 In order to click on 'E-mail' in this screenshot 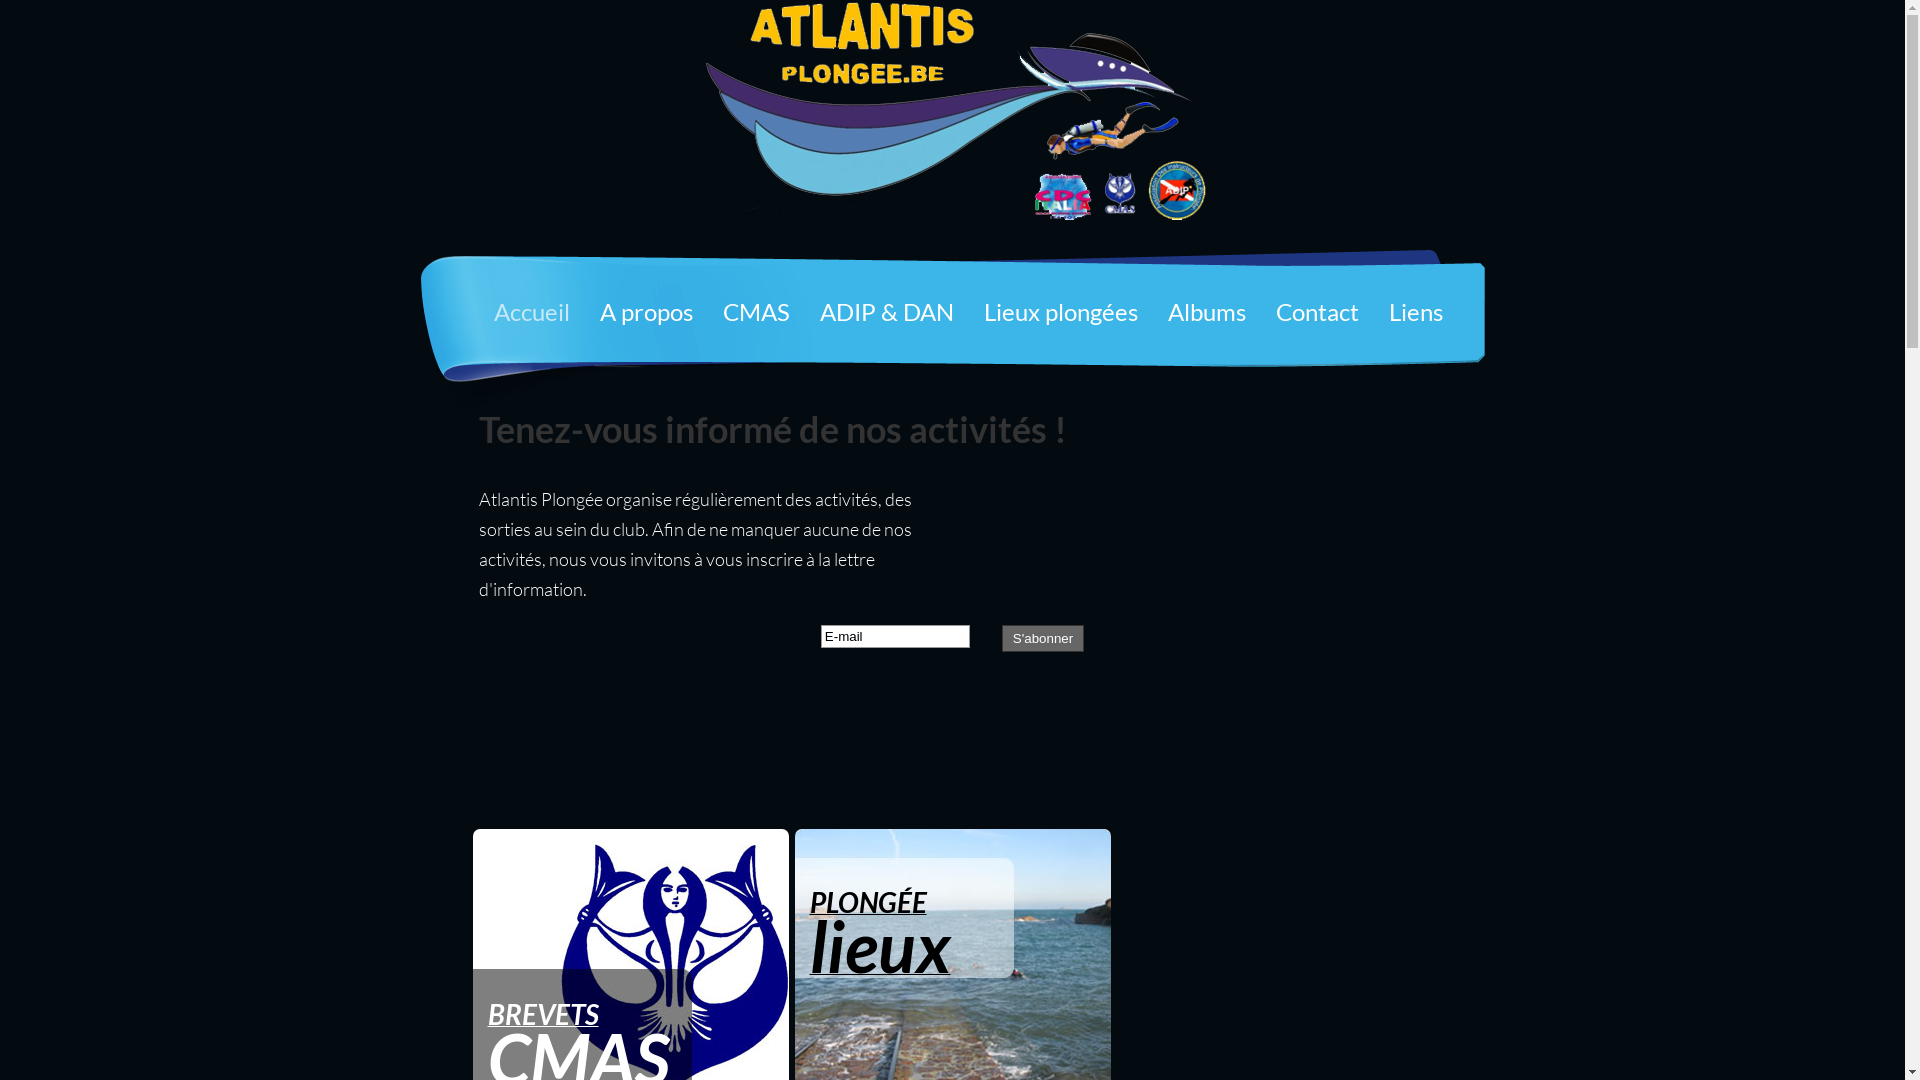, I will do `click(820, 636)`.